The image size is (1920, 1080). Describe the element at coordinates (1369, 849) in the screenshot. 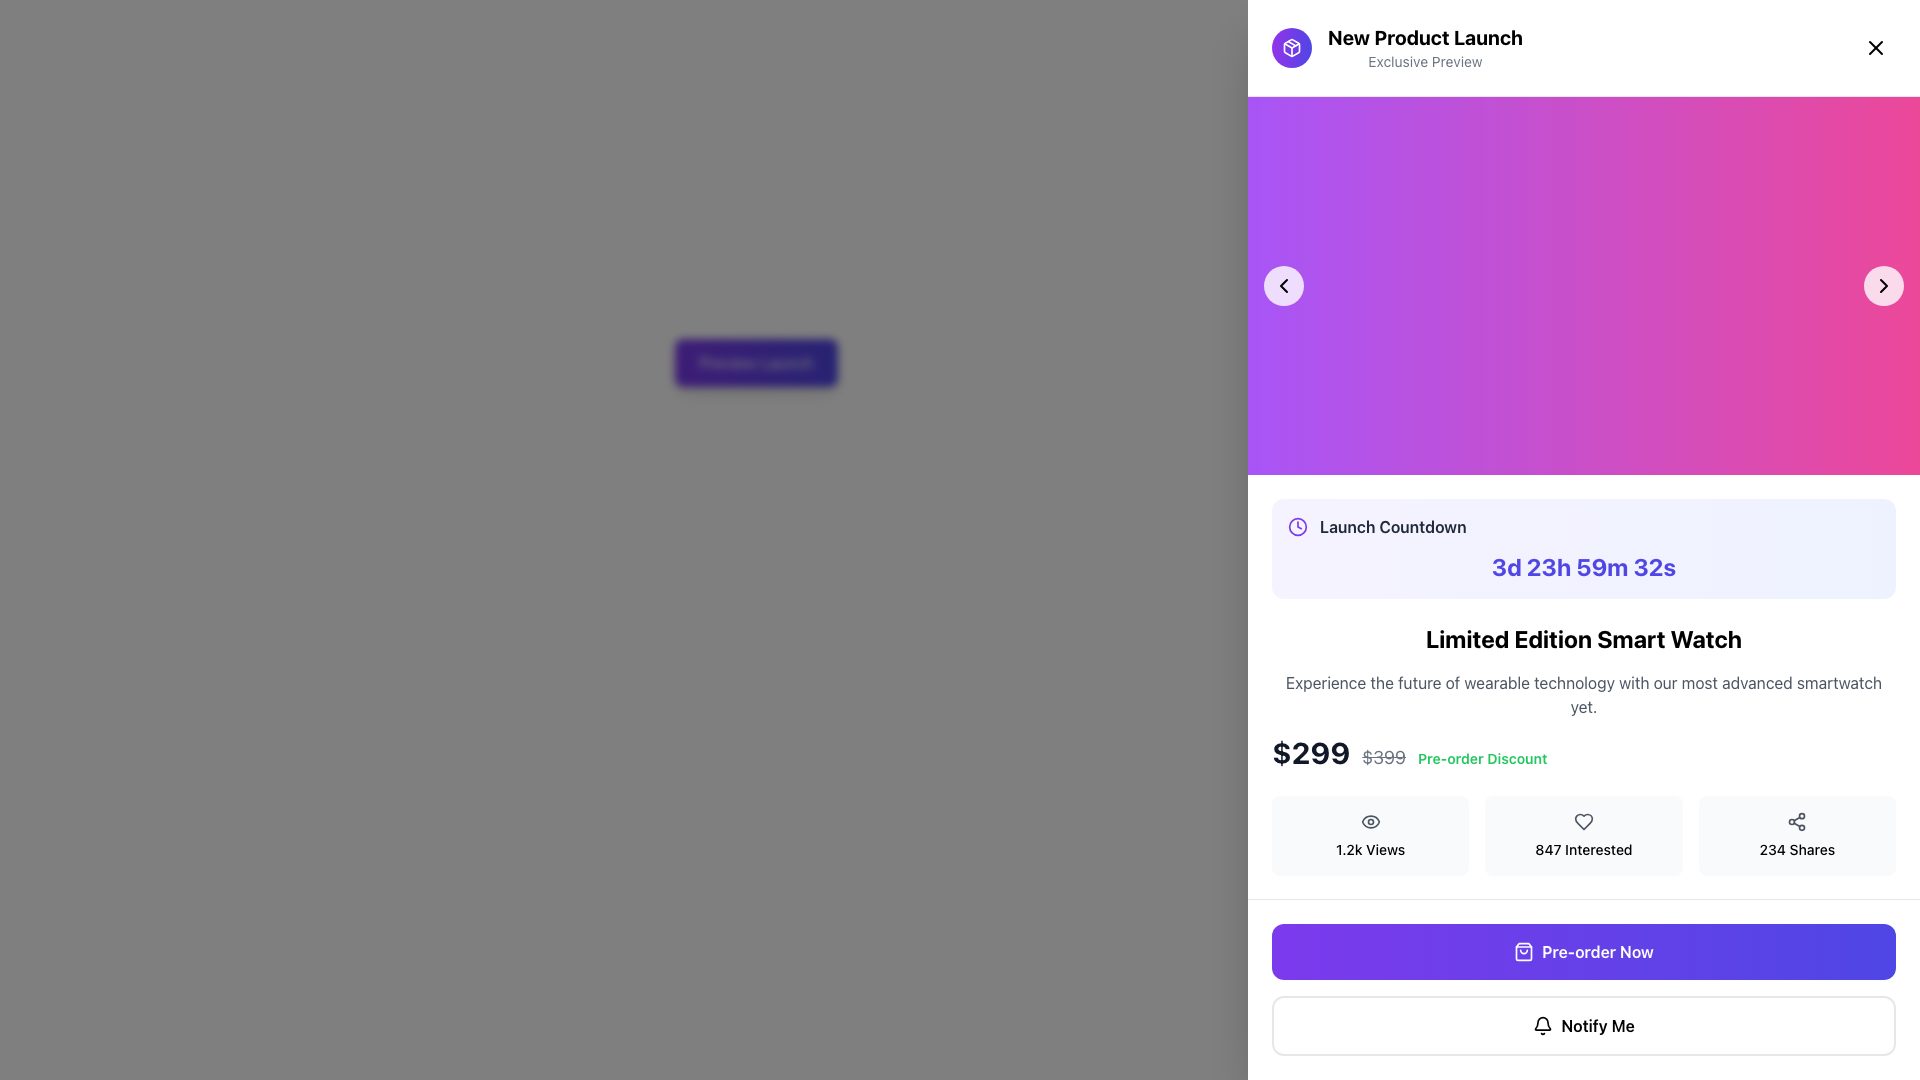

I see `text label displaying '1.2k Views' located within a light gray rectangular box below the product price section in the right panel of the interface` at that location.